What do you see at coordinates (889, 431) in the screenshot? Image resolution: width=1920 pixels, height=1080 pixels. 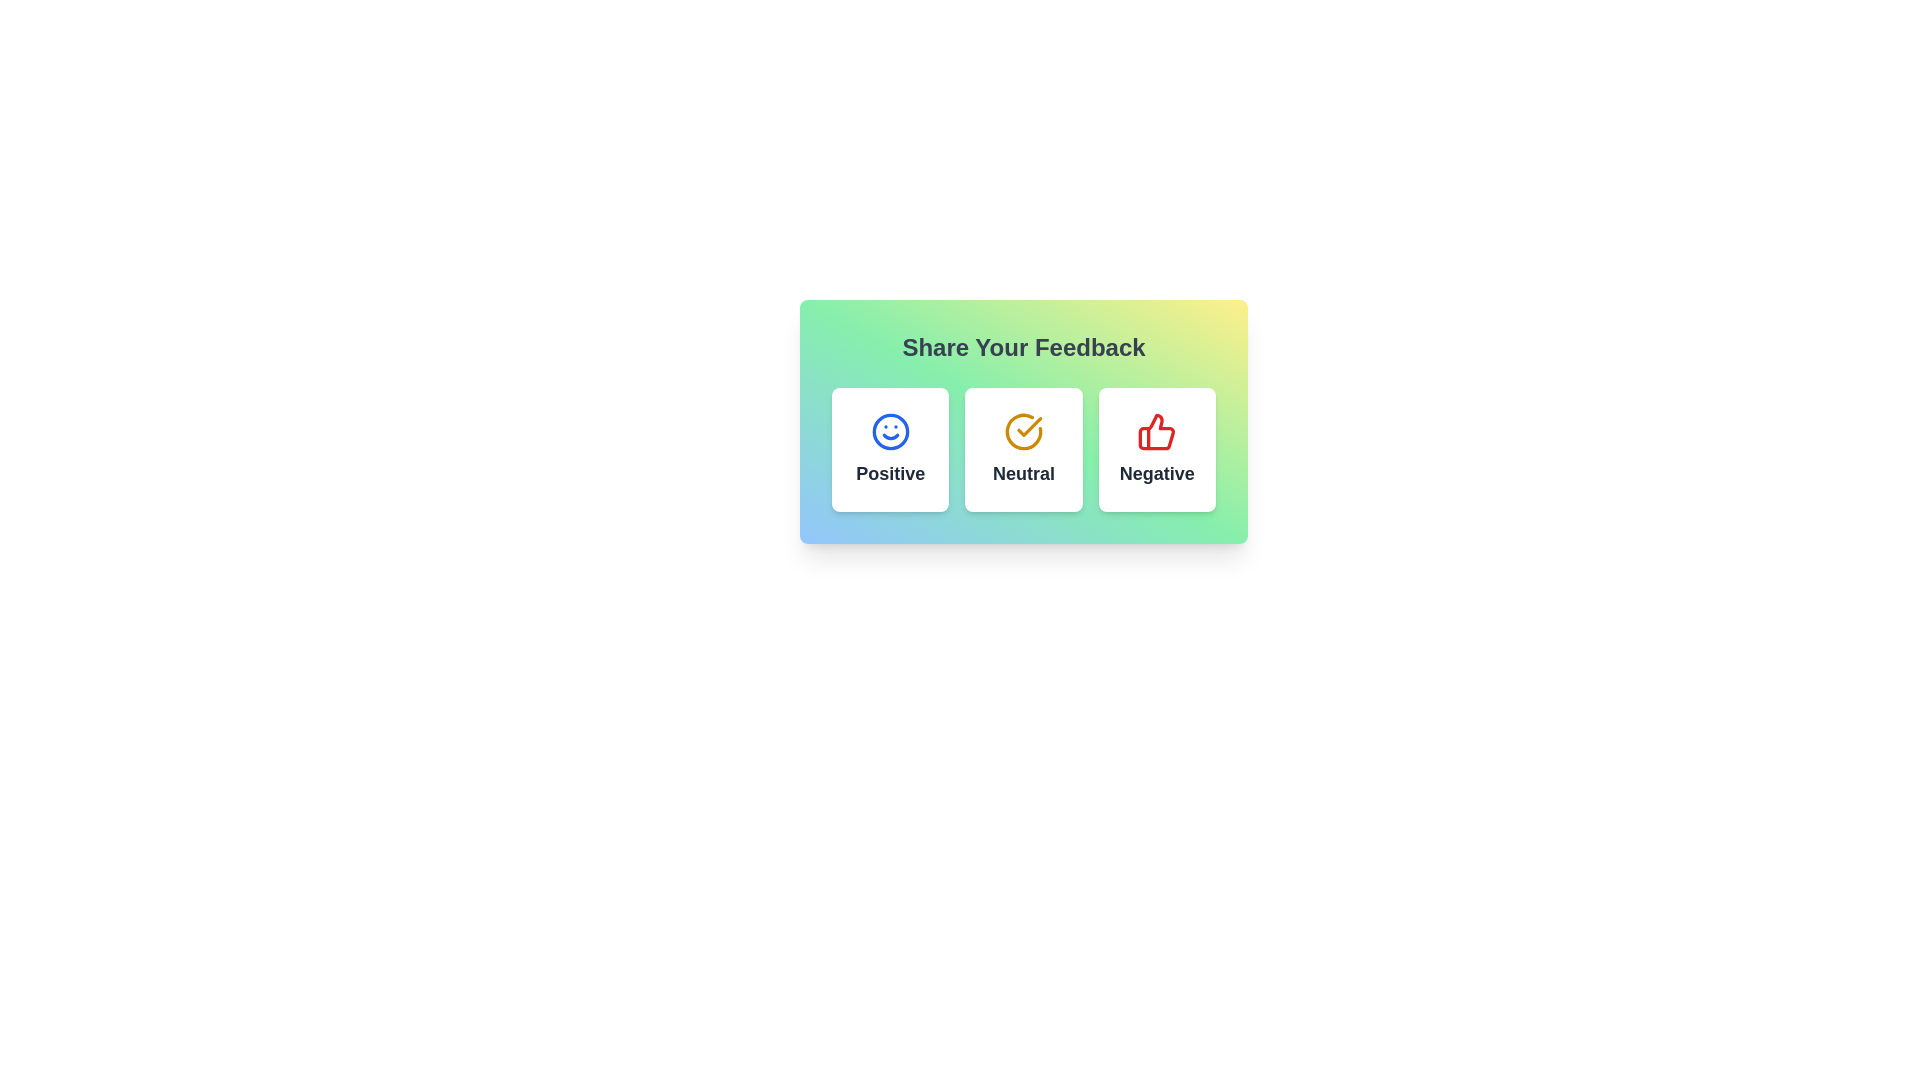 I see `the stylized smiley face icon outlined in blue, located centrally within the 'Positive' feedback option` at bounding box center [889, 431].